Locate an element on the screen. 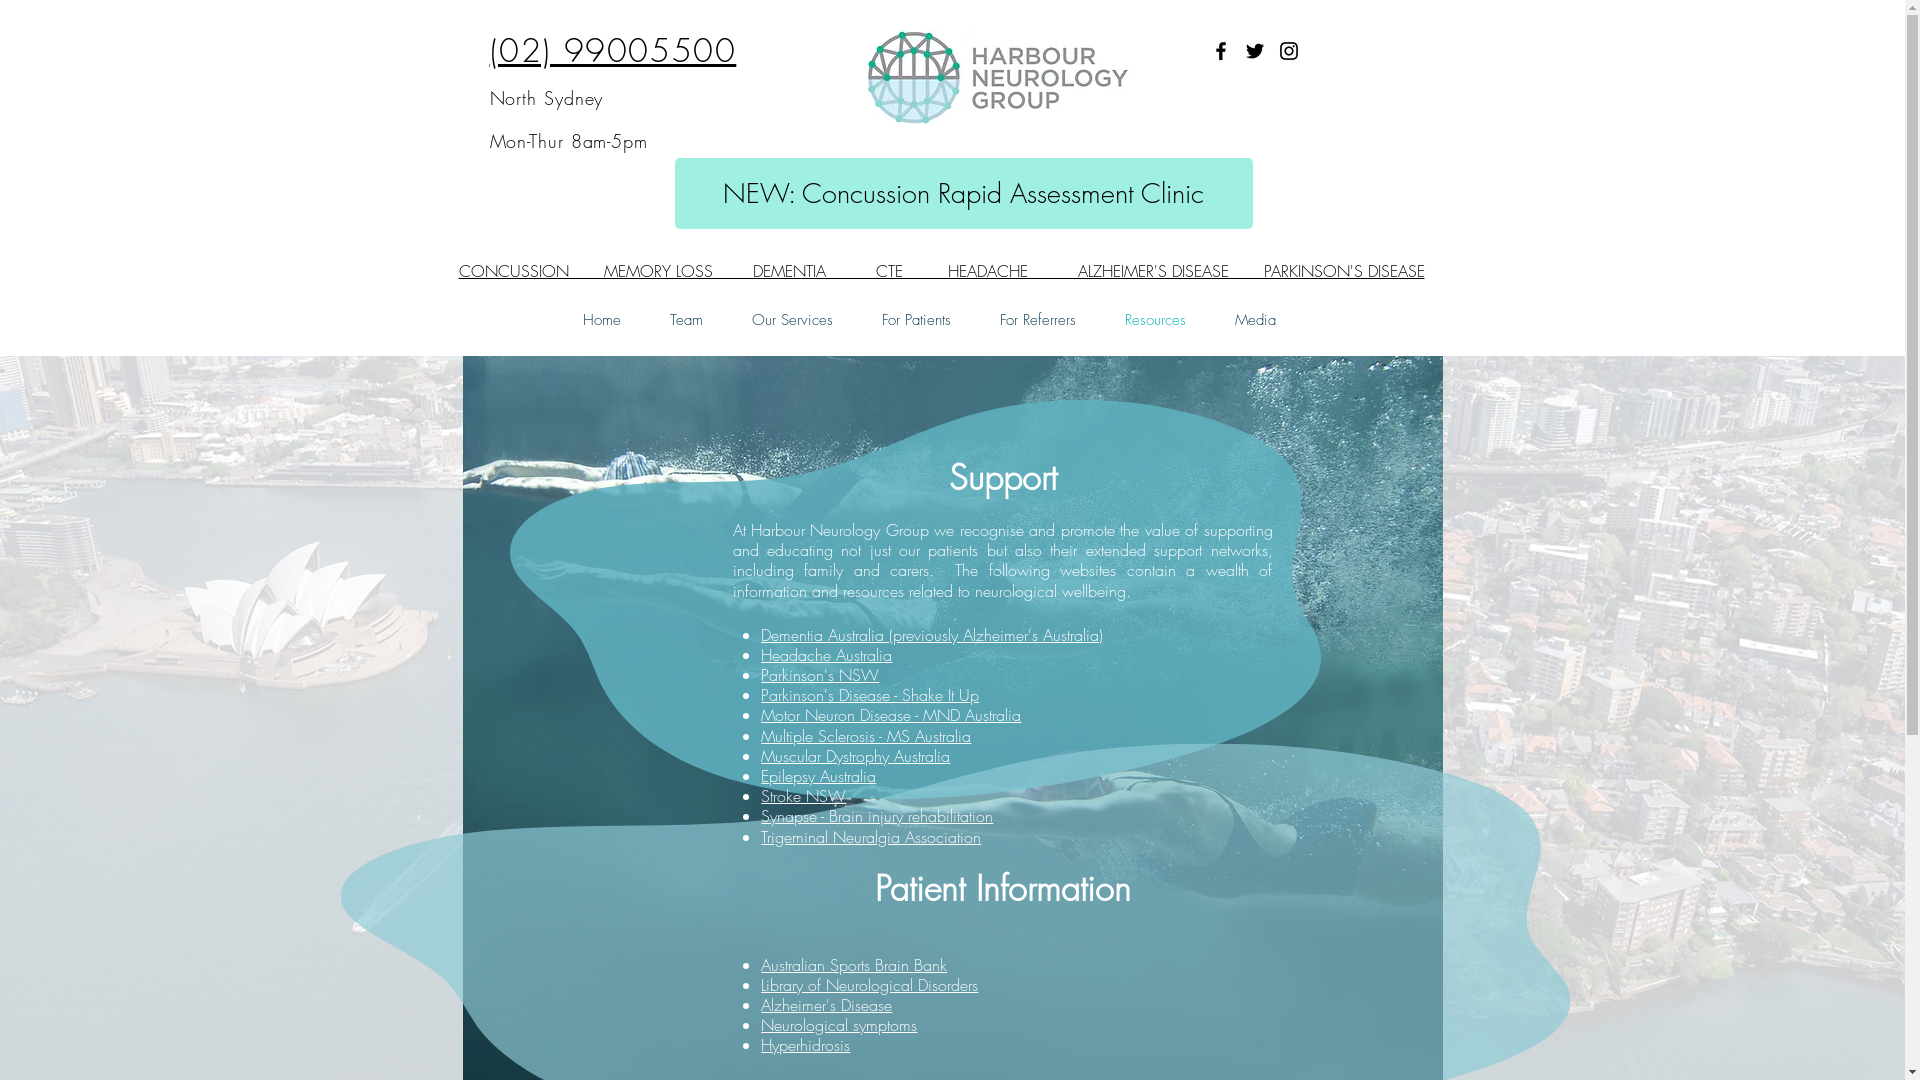 This screenshot has height=1080, width=1920. 'Motor Neuron Disease - MND Australia' is located at coordinates (890, 713).